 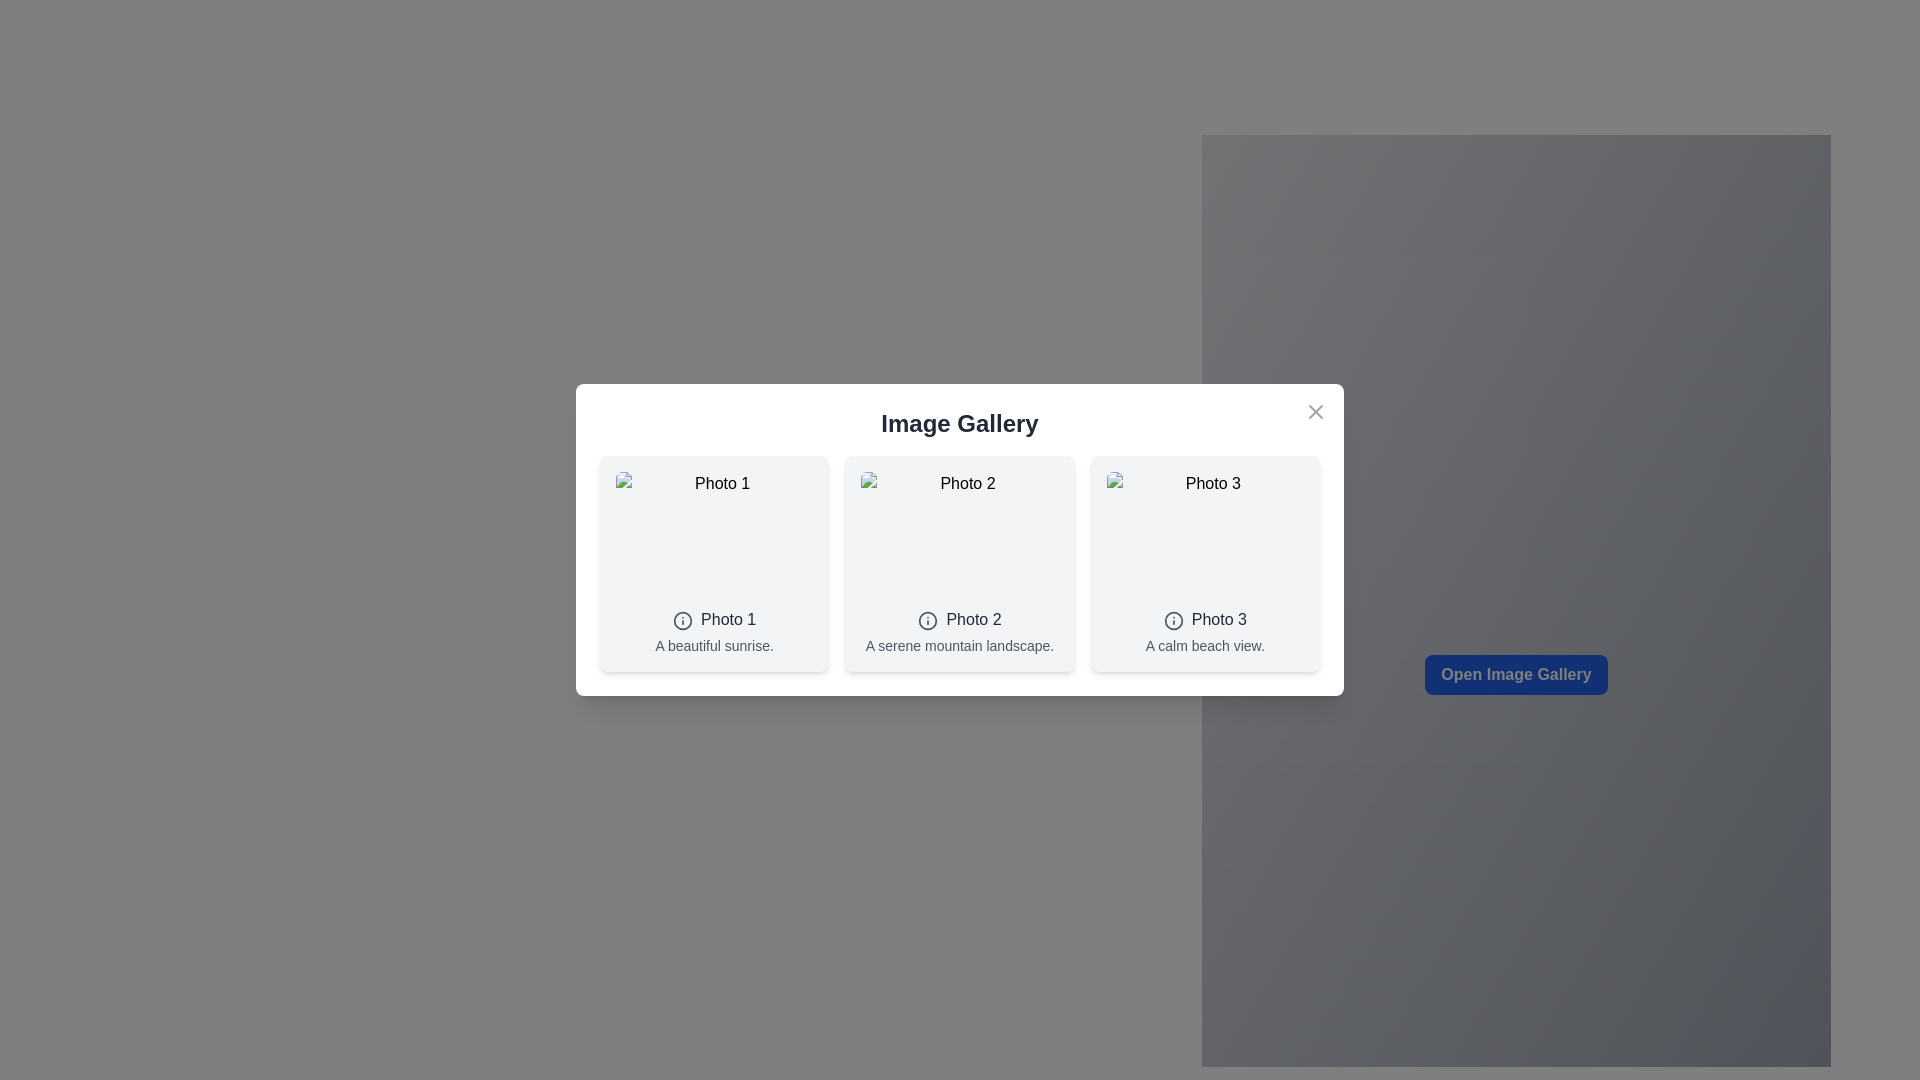 What do you see at coordinates (1218, 618) in the screenshot?
I see `the text label that provides a title or identifier for the associated content in the third card of the image gallery, located just below the image thumbnail and next to a gray information icon` at bounding box center [1218, 618].